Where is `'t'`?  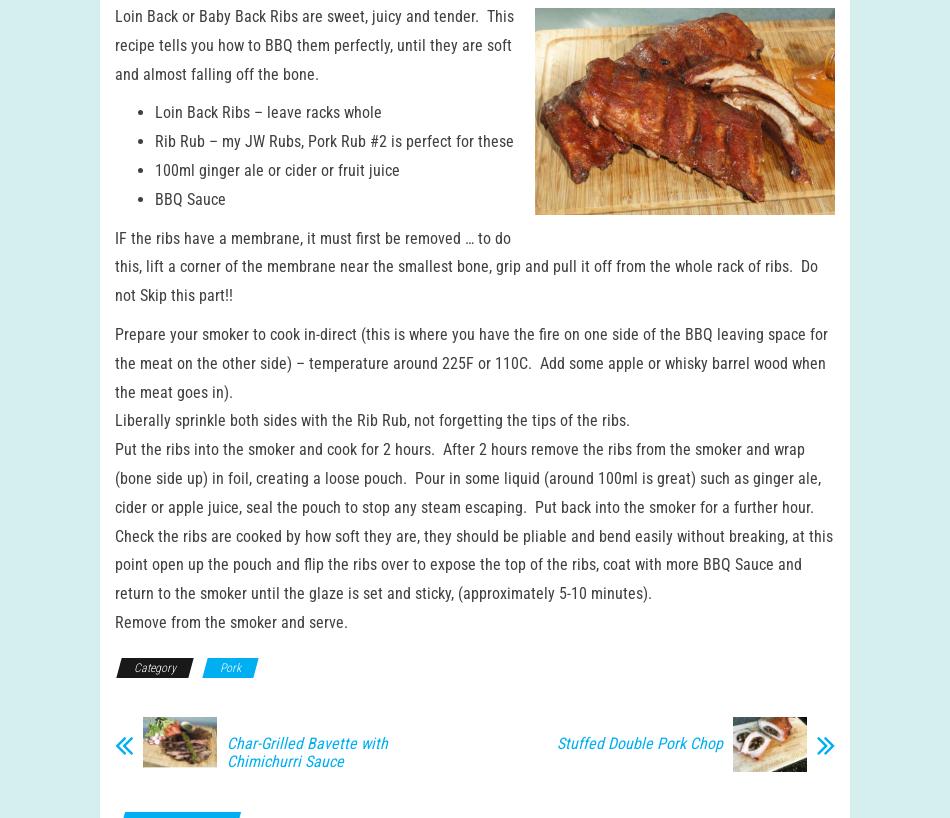 't' is located at coordinates (220, 313).